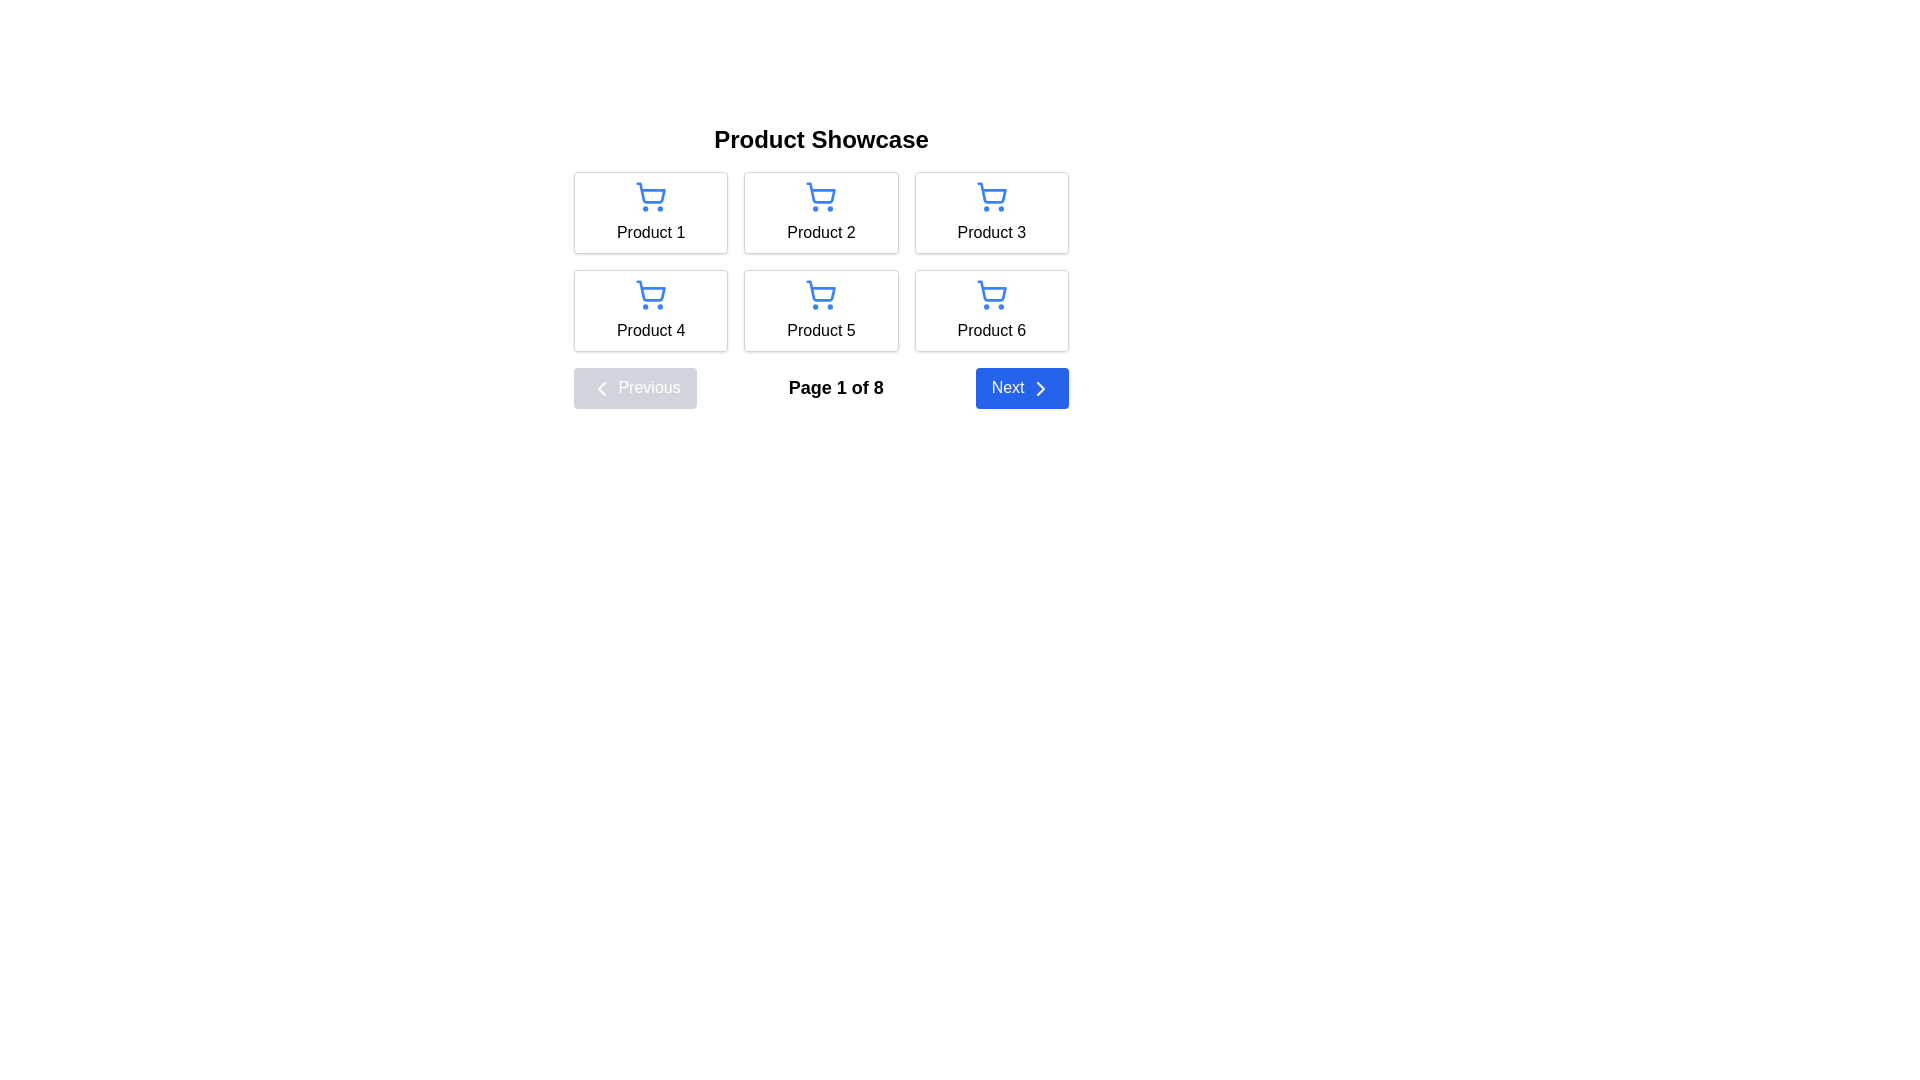  Describe the element at coordinates (821, 311) in the screenshot. I see `the product card displaying 'Product 5'` at that location.